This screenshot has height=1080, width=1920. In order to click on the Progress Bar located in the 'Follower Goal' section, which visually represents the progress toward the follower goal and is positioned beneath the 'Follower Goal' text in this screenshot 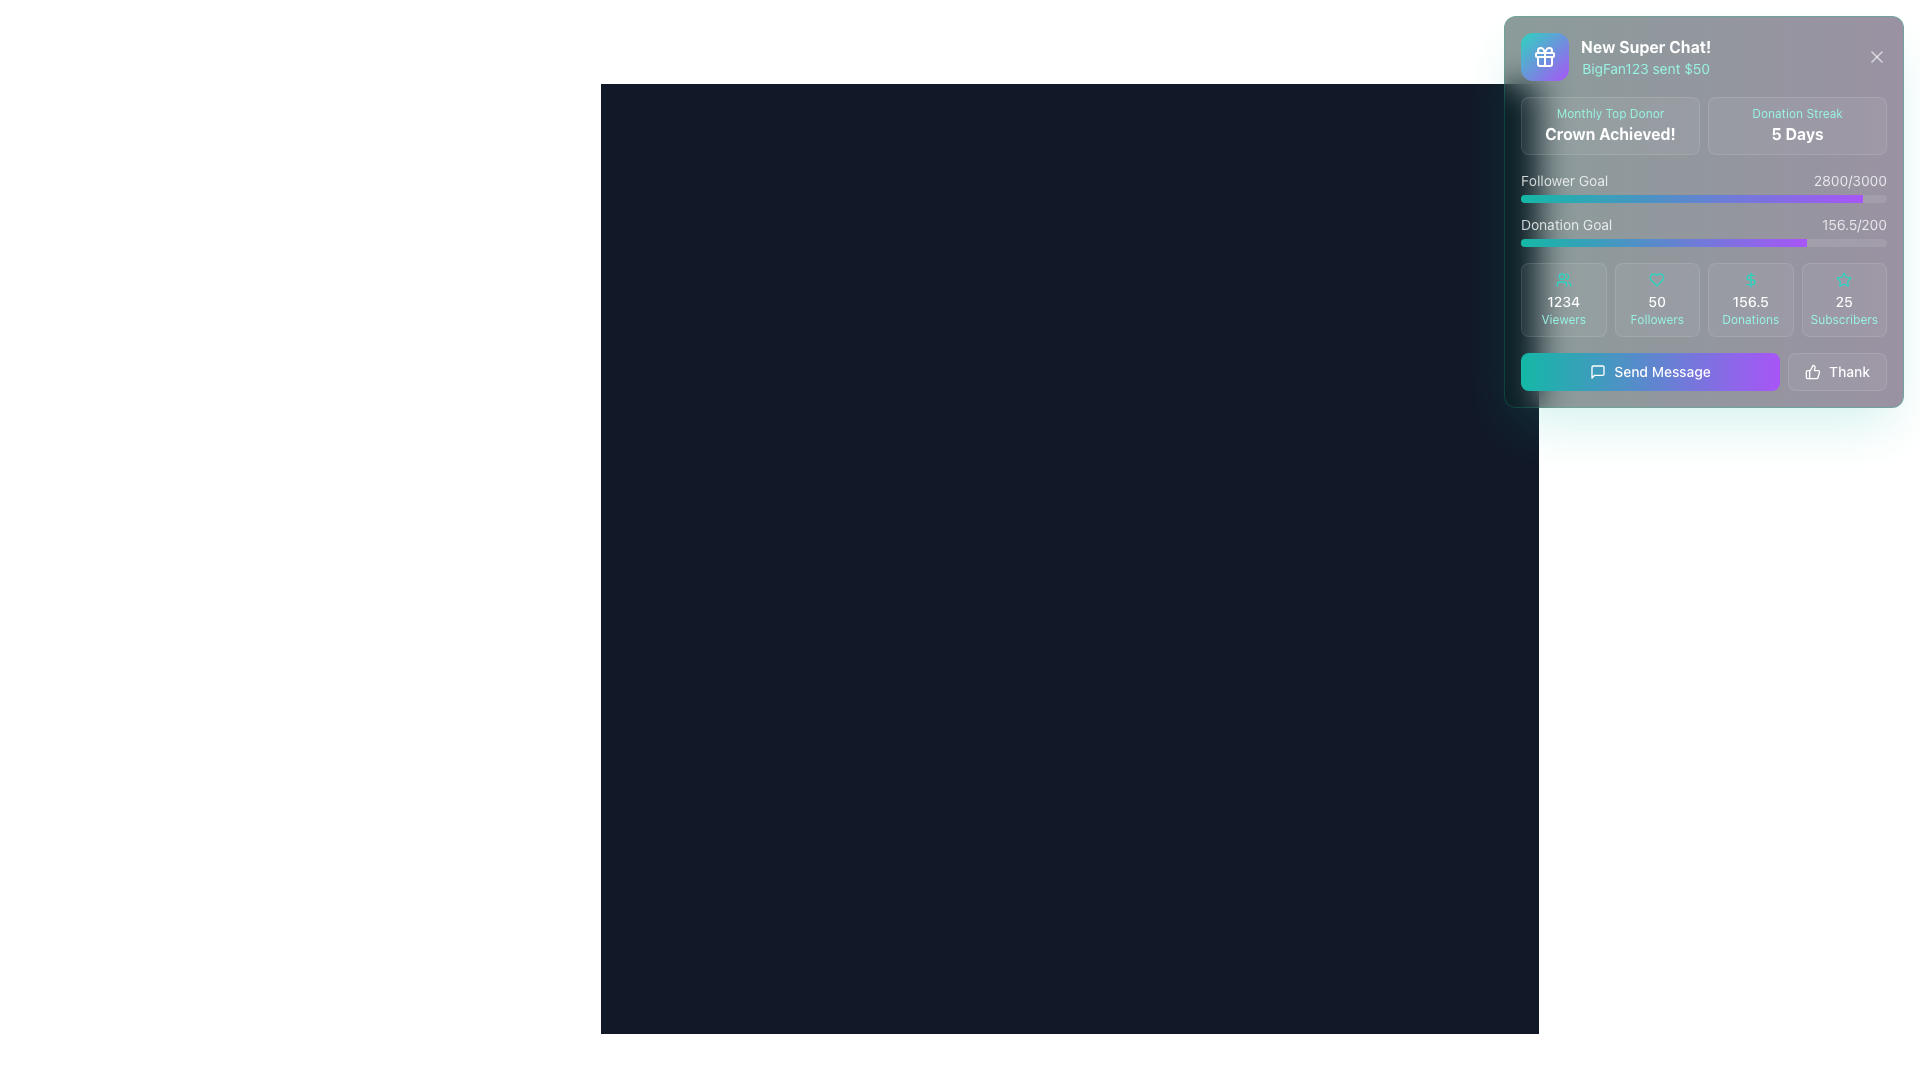, I will do `click(1690, 199)`.